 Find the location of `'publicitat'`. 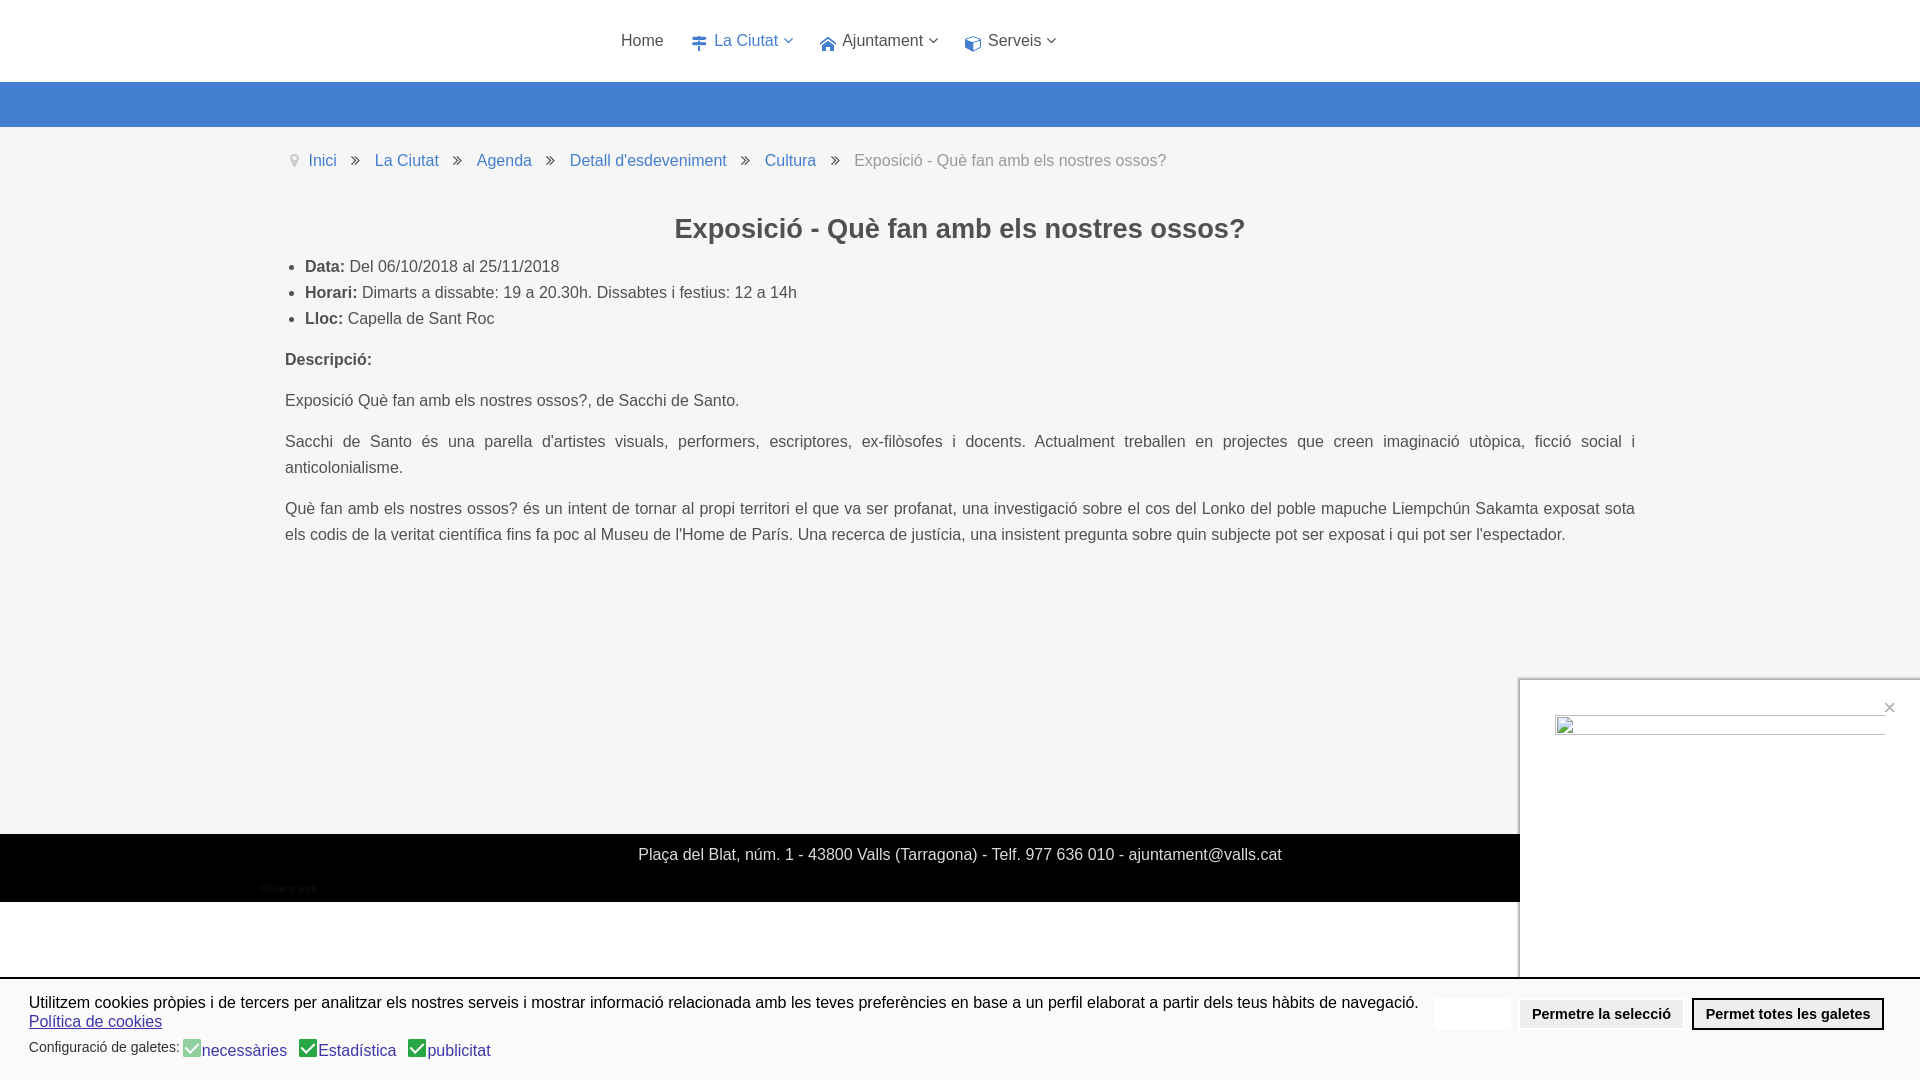

'publicitat' is located at coordinates (460, 1048).